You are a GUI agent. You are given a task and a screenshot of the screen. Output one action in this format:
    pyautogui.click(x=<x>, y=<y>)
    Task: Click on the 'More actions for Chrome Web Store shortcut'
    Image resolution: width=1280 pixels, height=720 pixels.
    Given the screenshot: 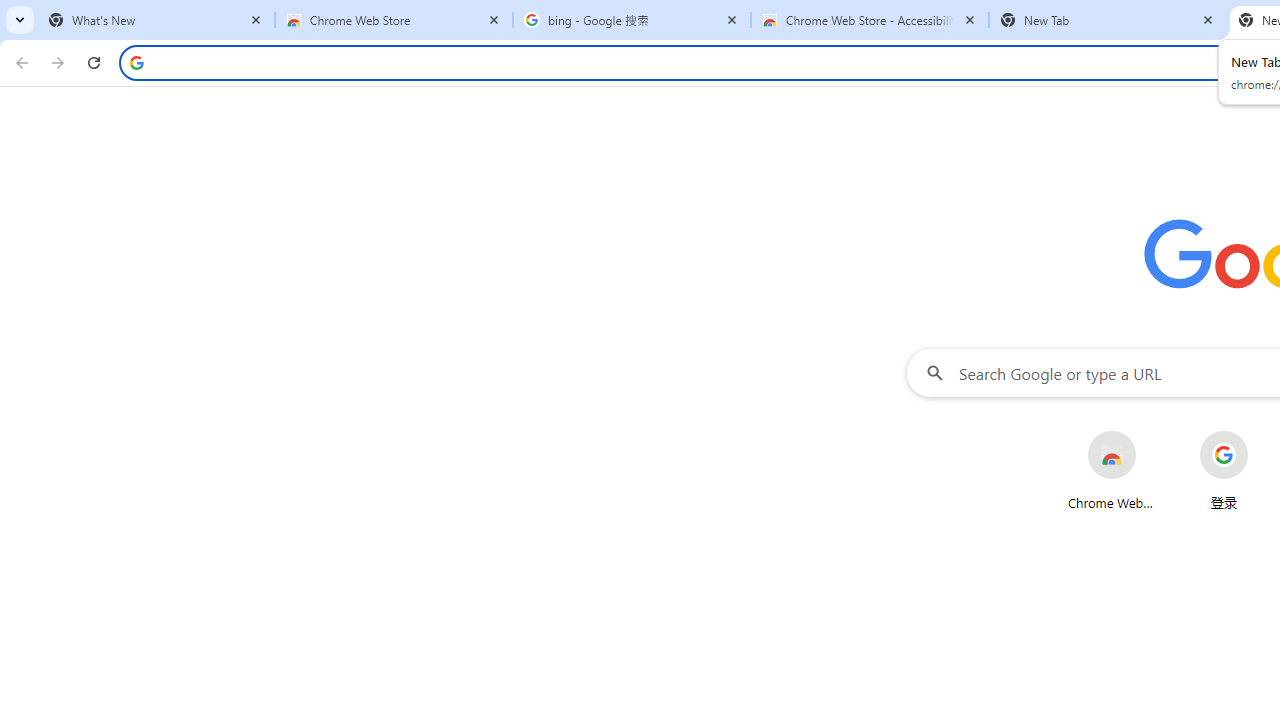 What is the action you would take?
    pyautogui.click(x=1152, y=432)
    